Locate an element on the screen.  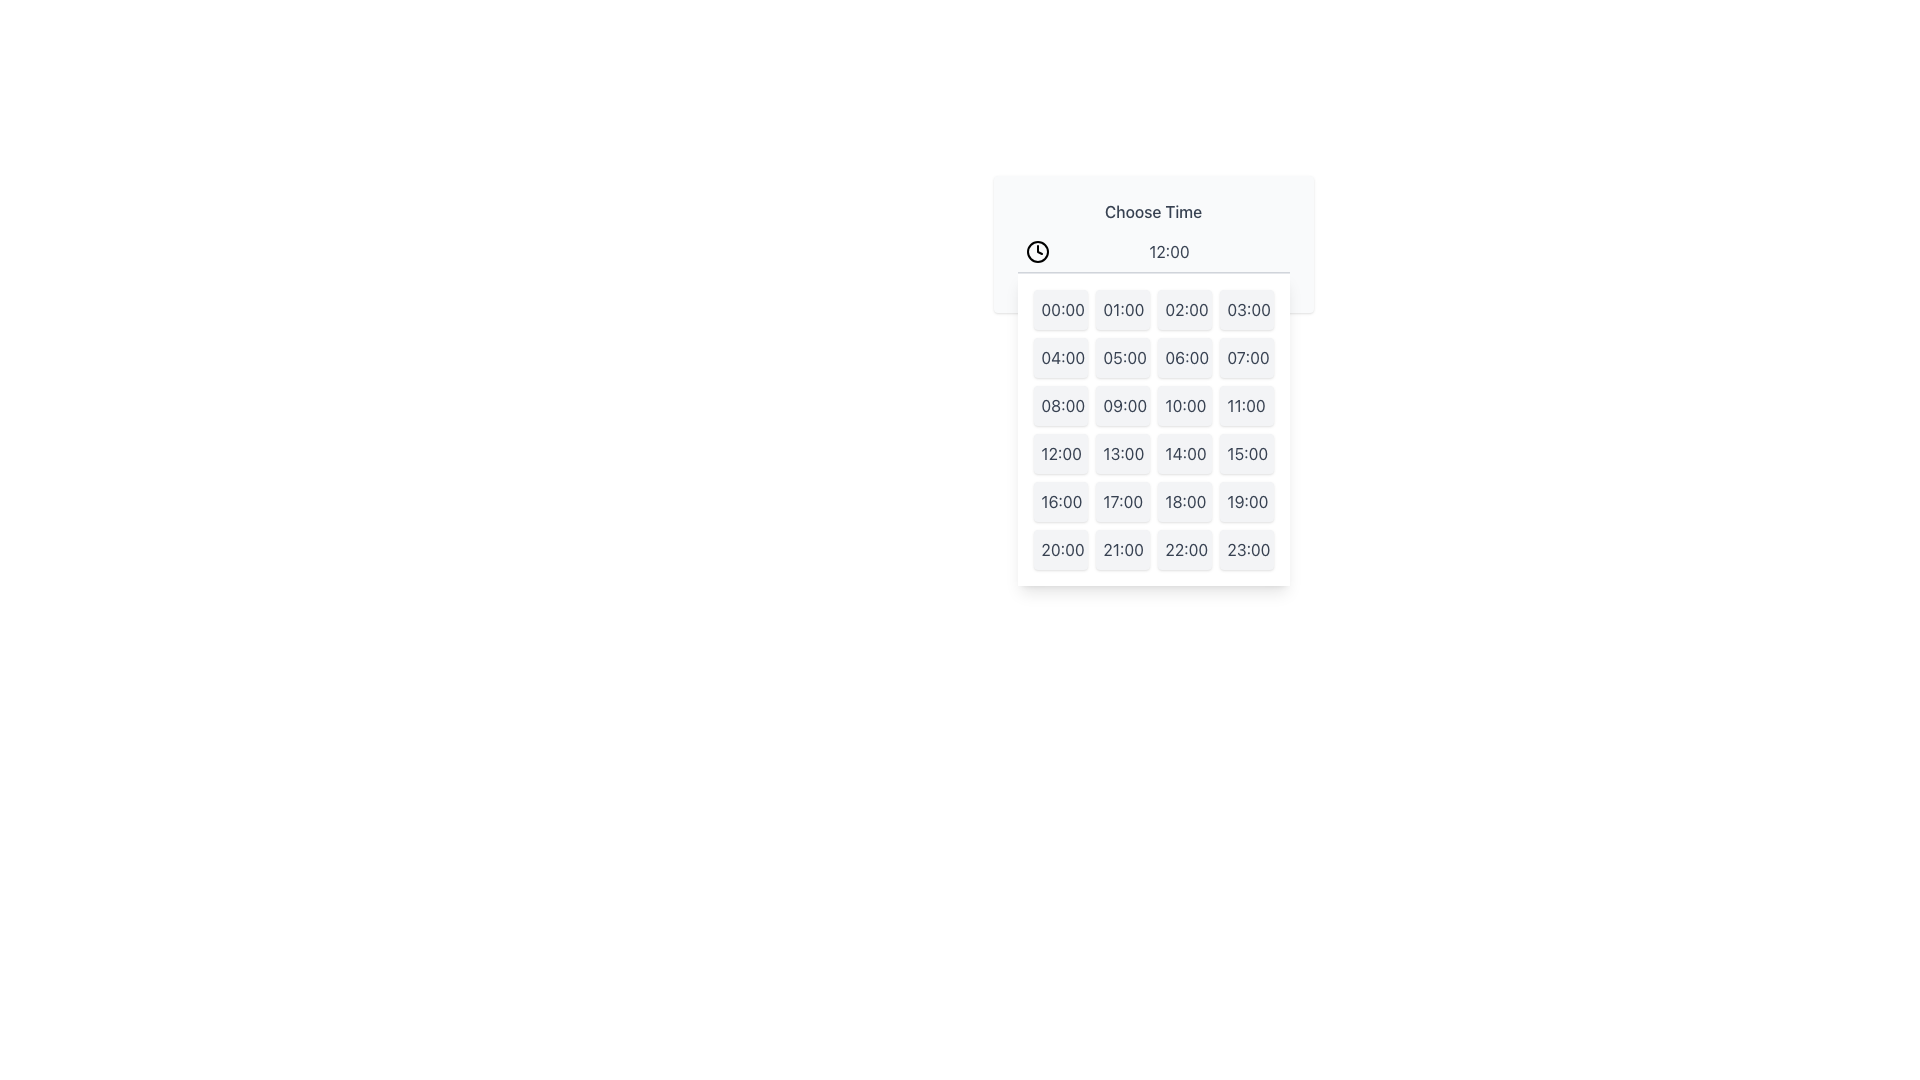
the time selection button for '16:00' using keyboard navigation is located at coordinates (1059, 500).